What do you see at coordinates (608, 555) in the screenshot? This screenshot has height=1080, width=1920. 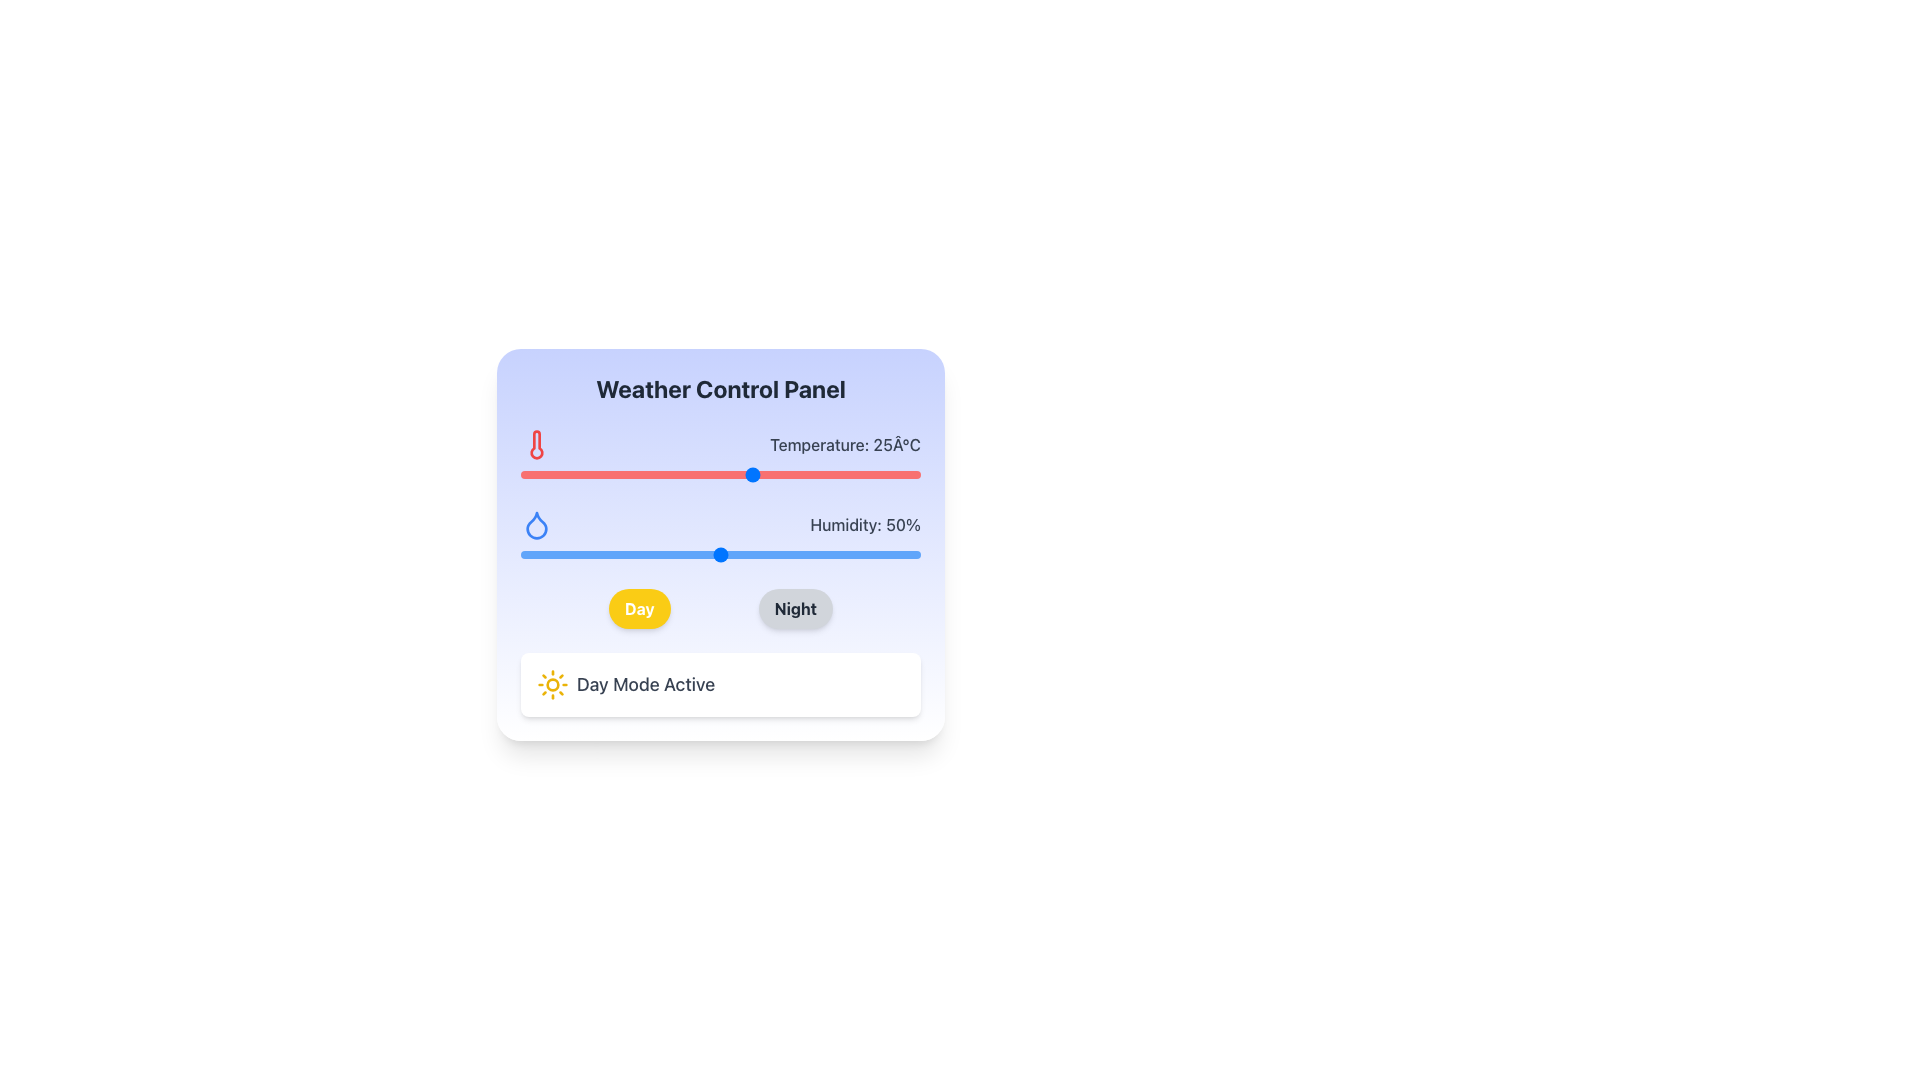 I see `humidity` at bounding box center [608, 555].